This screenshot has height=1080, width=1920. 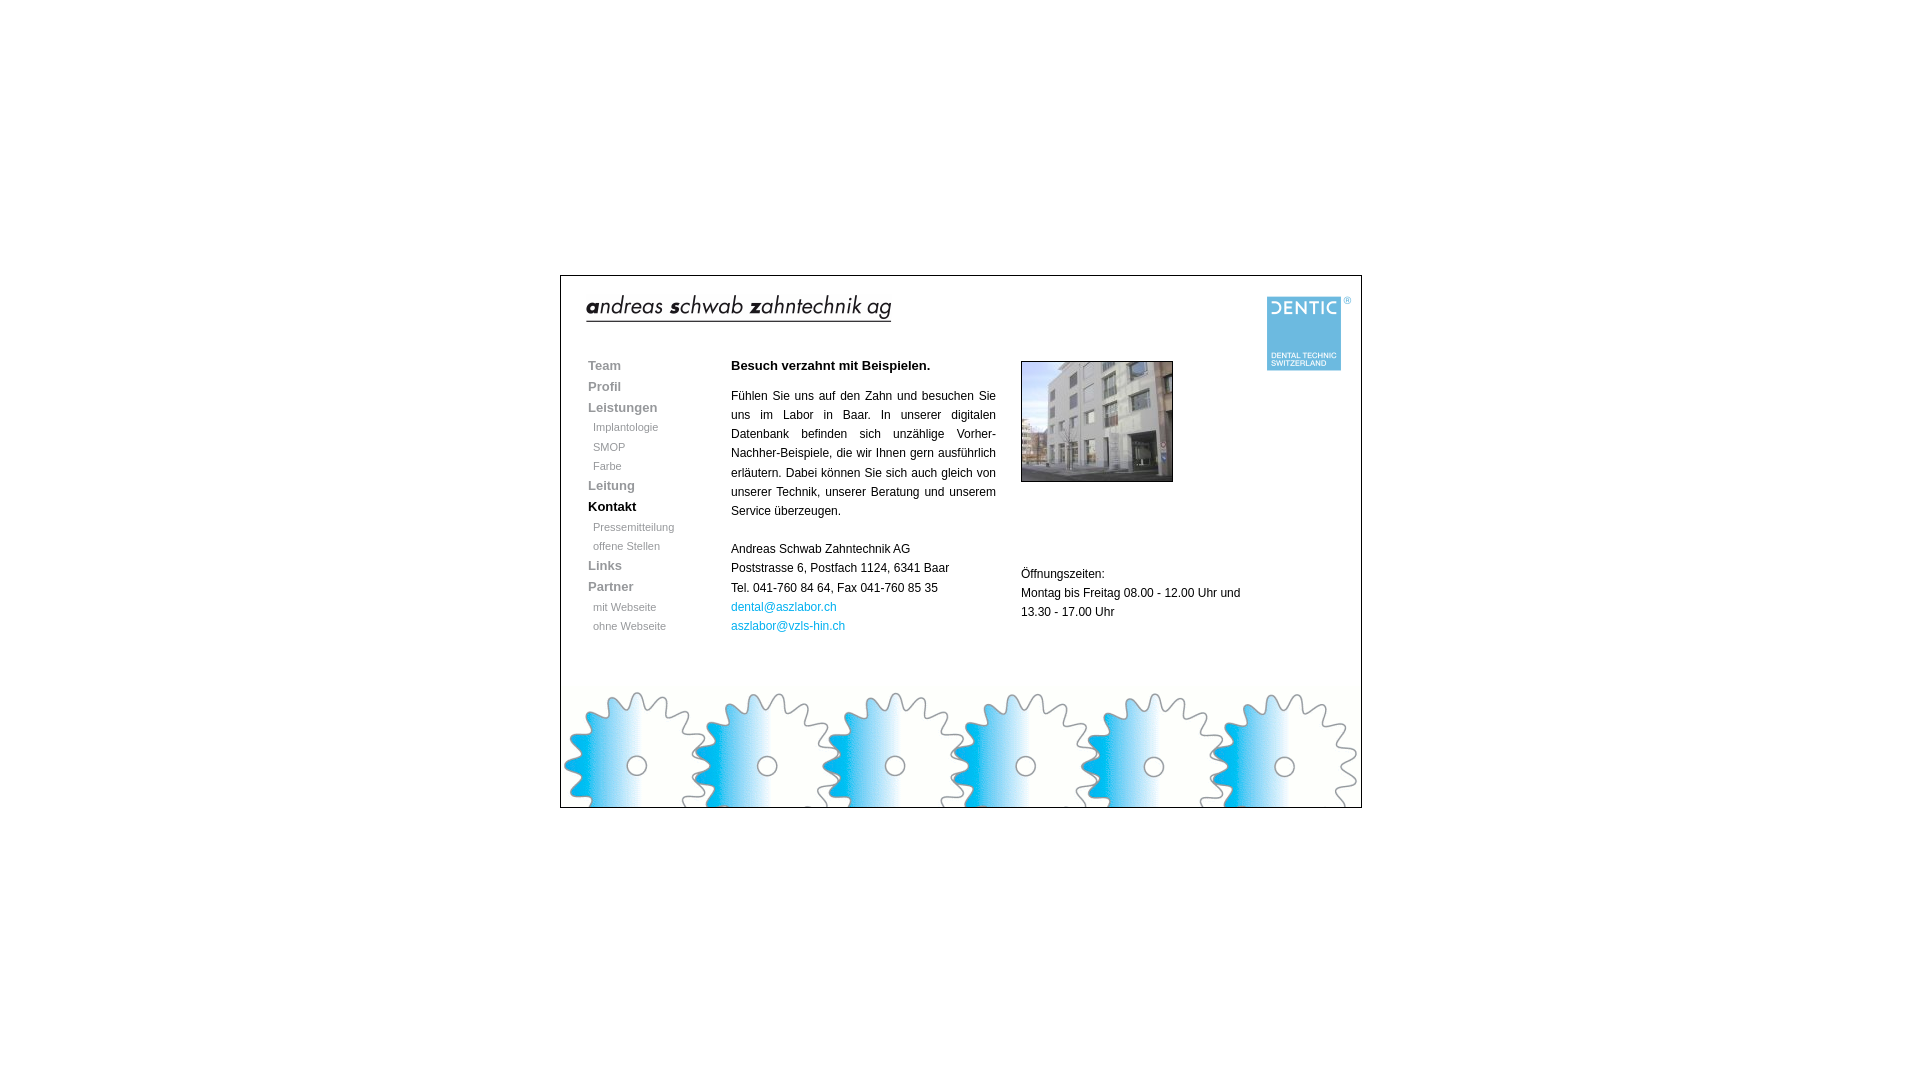 I want to click on 'SMOP', so click(x=608, y=446).